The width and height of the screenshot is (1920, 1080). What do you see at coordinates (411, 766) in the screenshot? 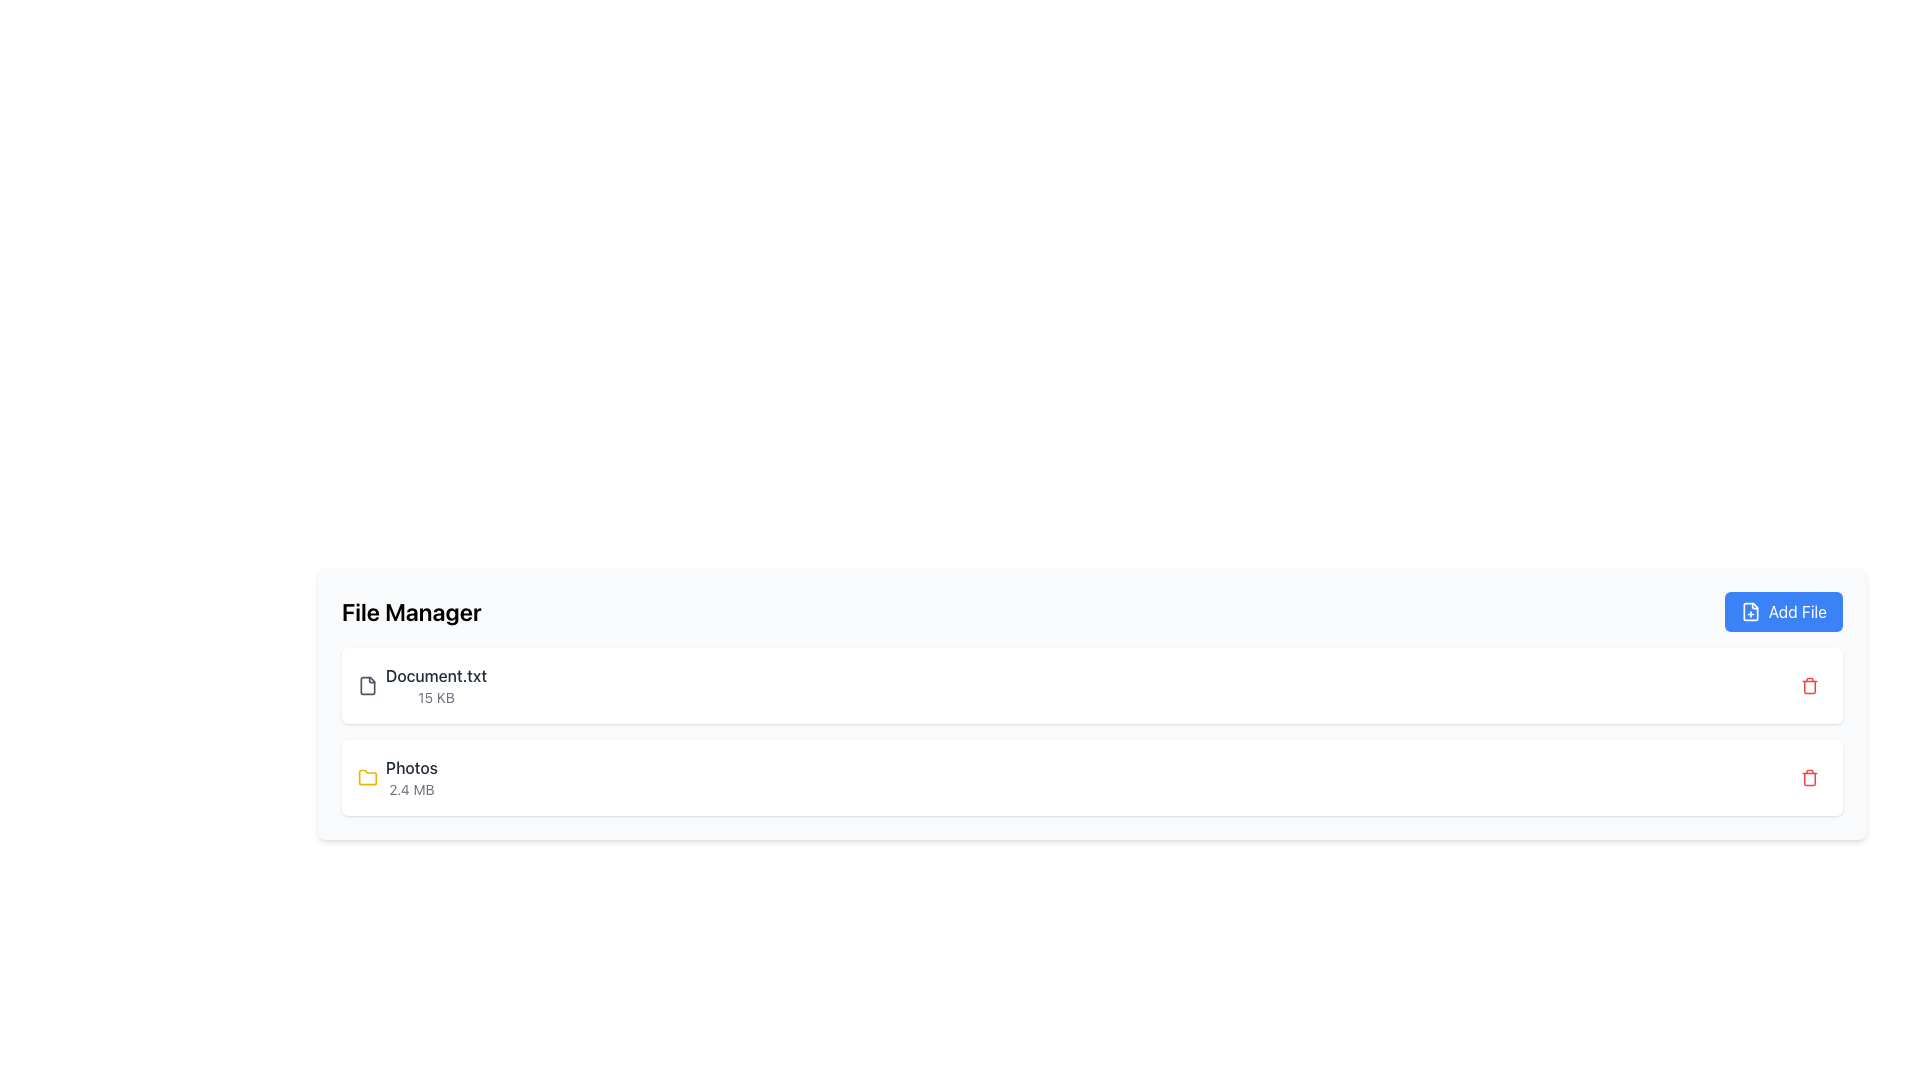
I see `the folder icon associated with the 'Photos' text label` at bounding box center [411, 766].